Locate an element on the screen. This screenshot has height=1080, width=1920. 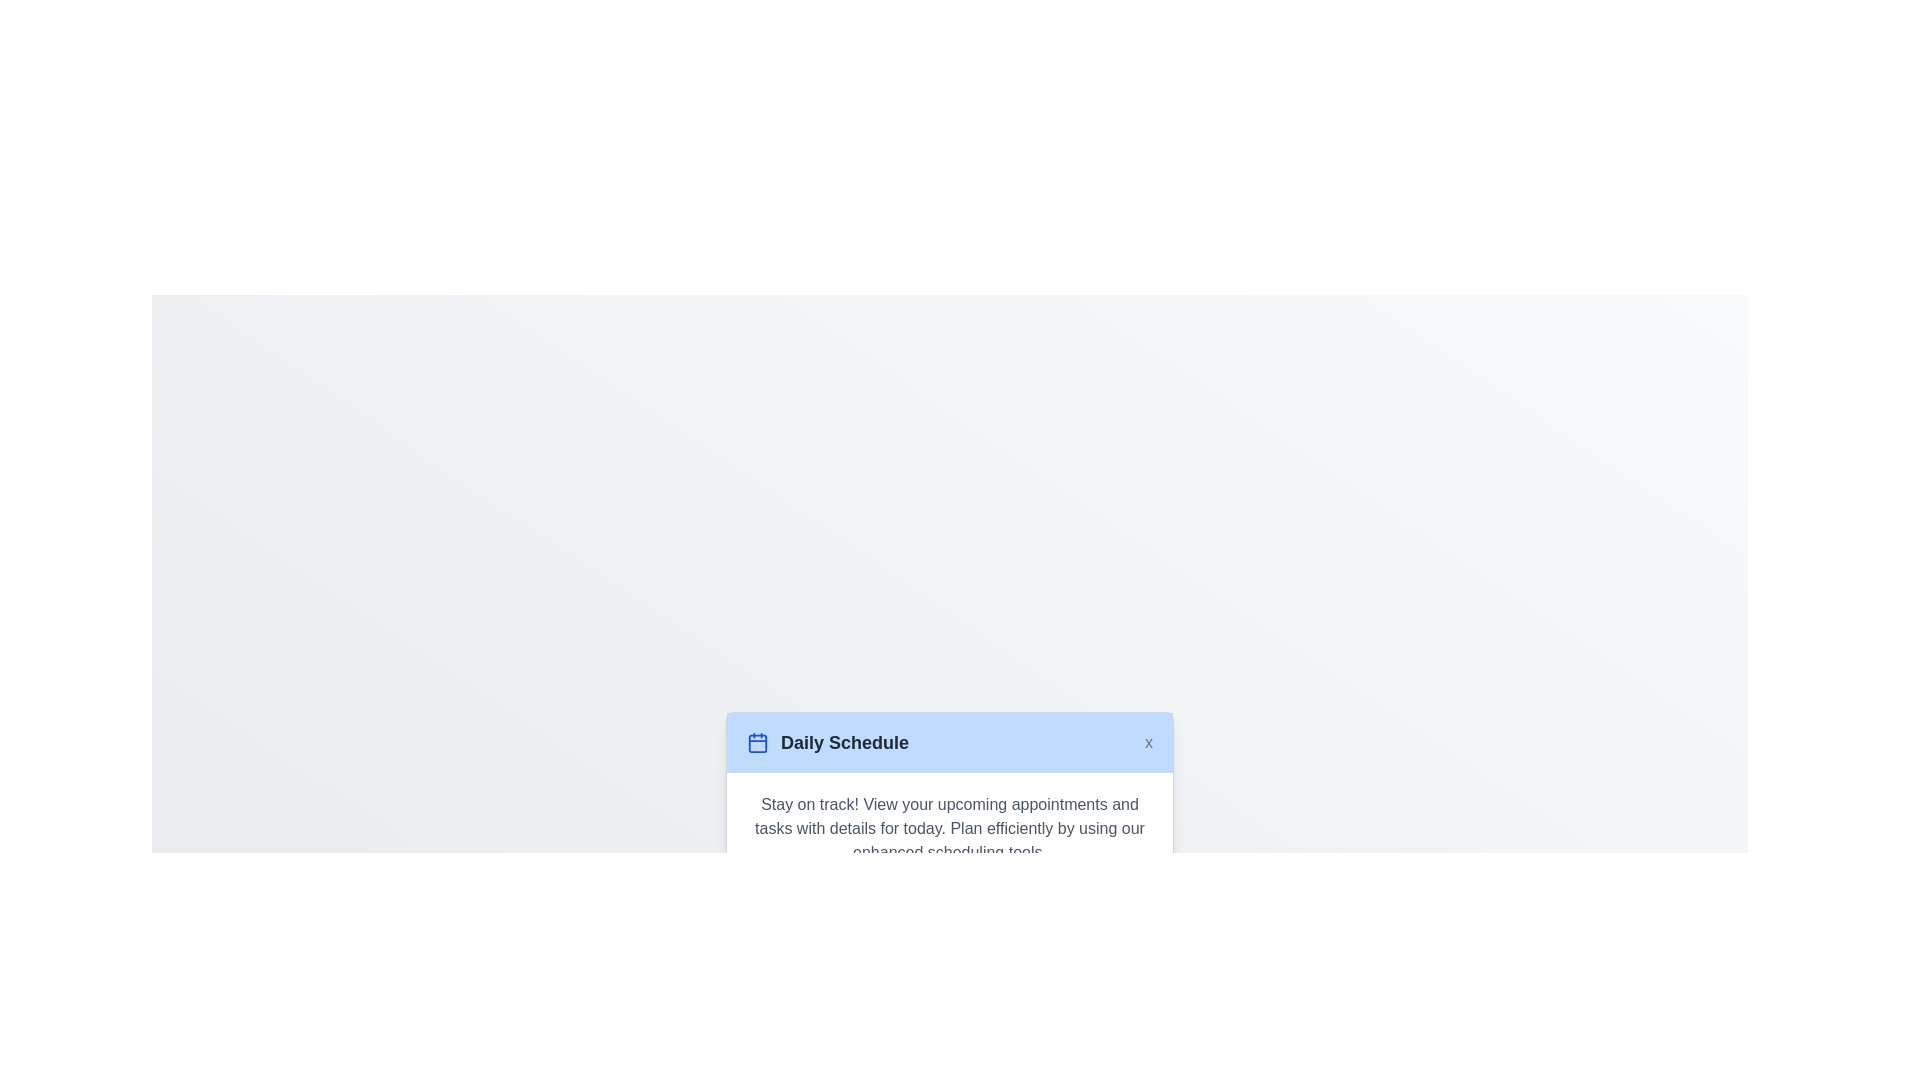
text of the 'Daily Schedule' Label with icon, which serves as a section header for the content area is located at coordinates (828, 742).